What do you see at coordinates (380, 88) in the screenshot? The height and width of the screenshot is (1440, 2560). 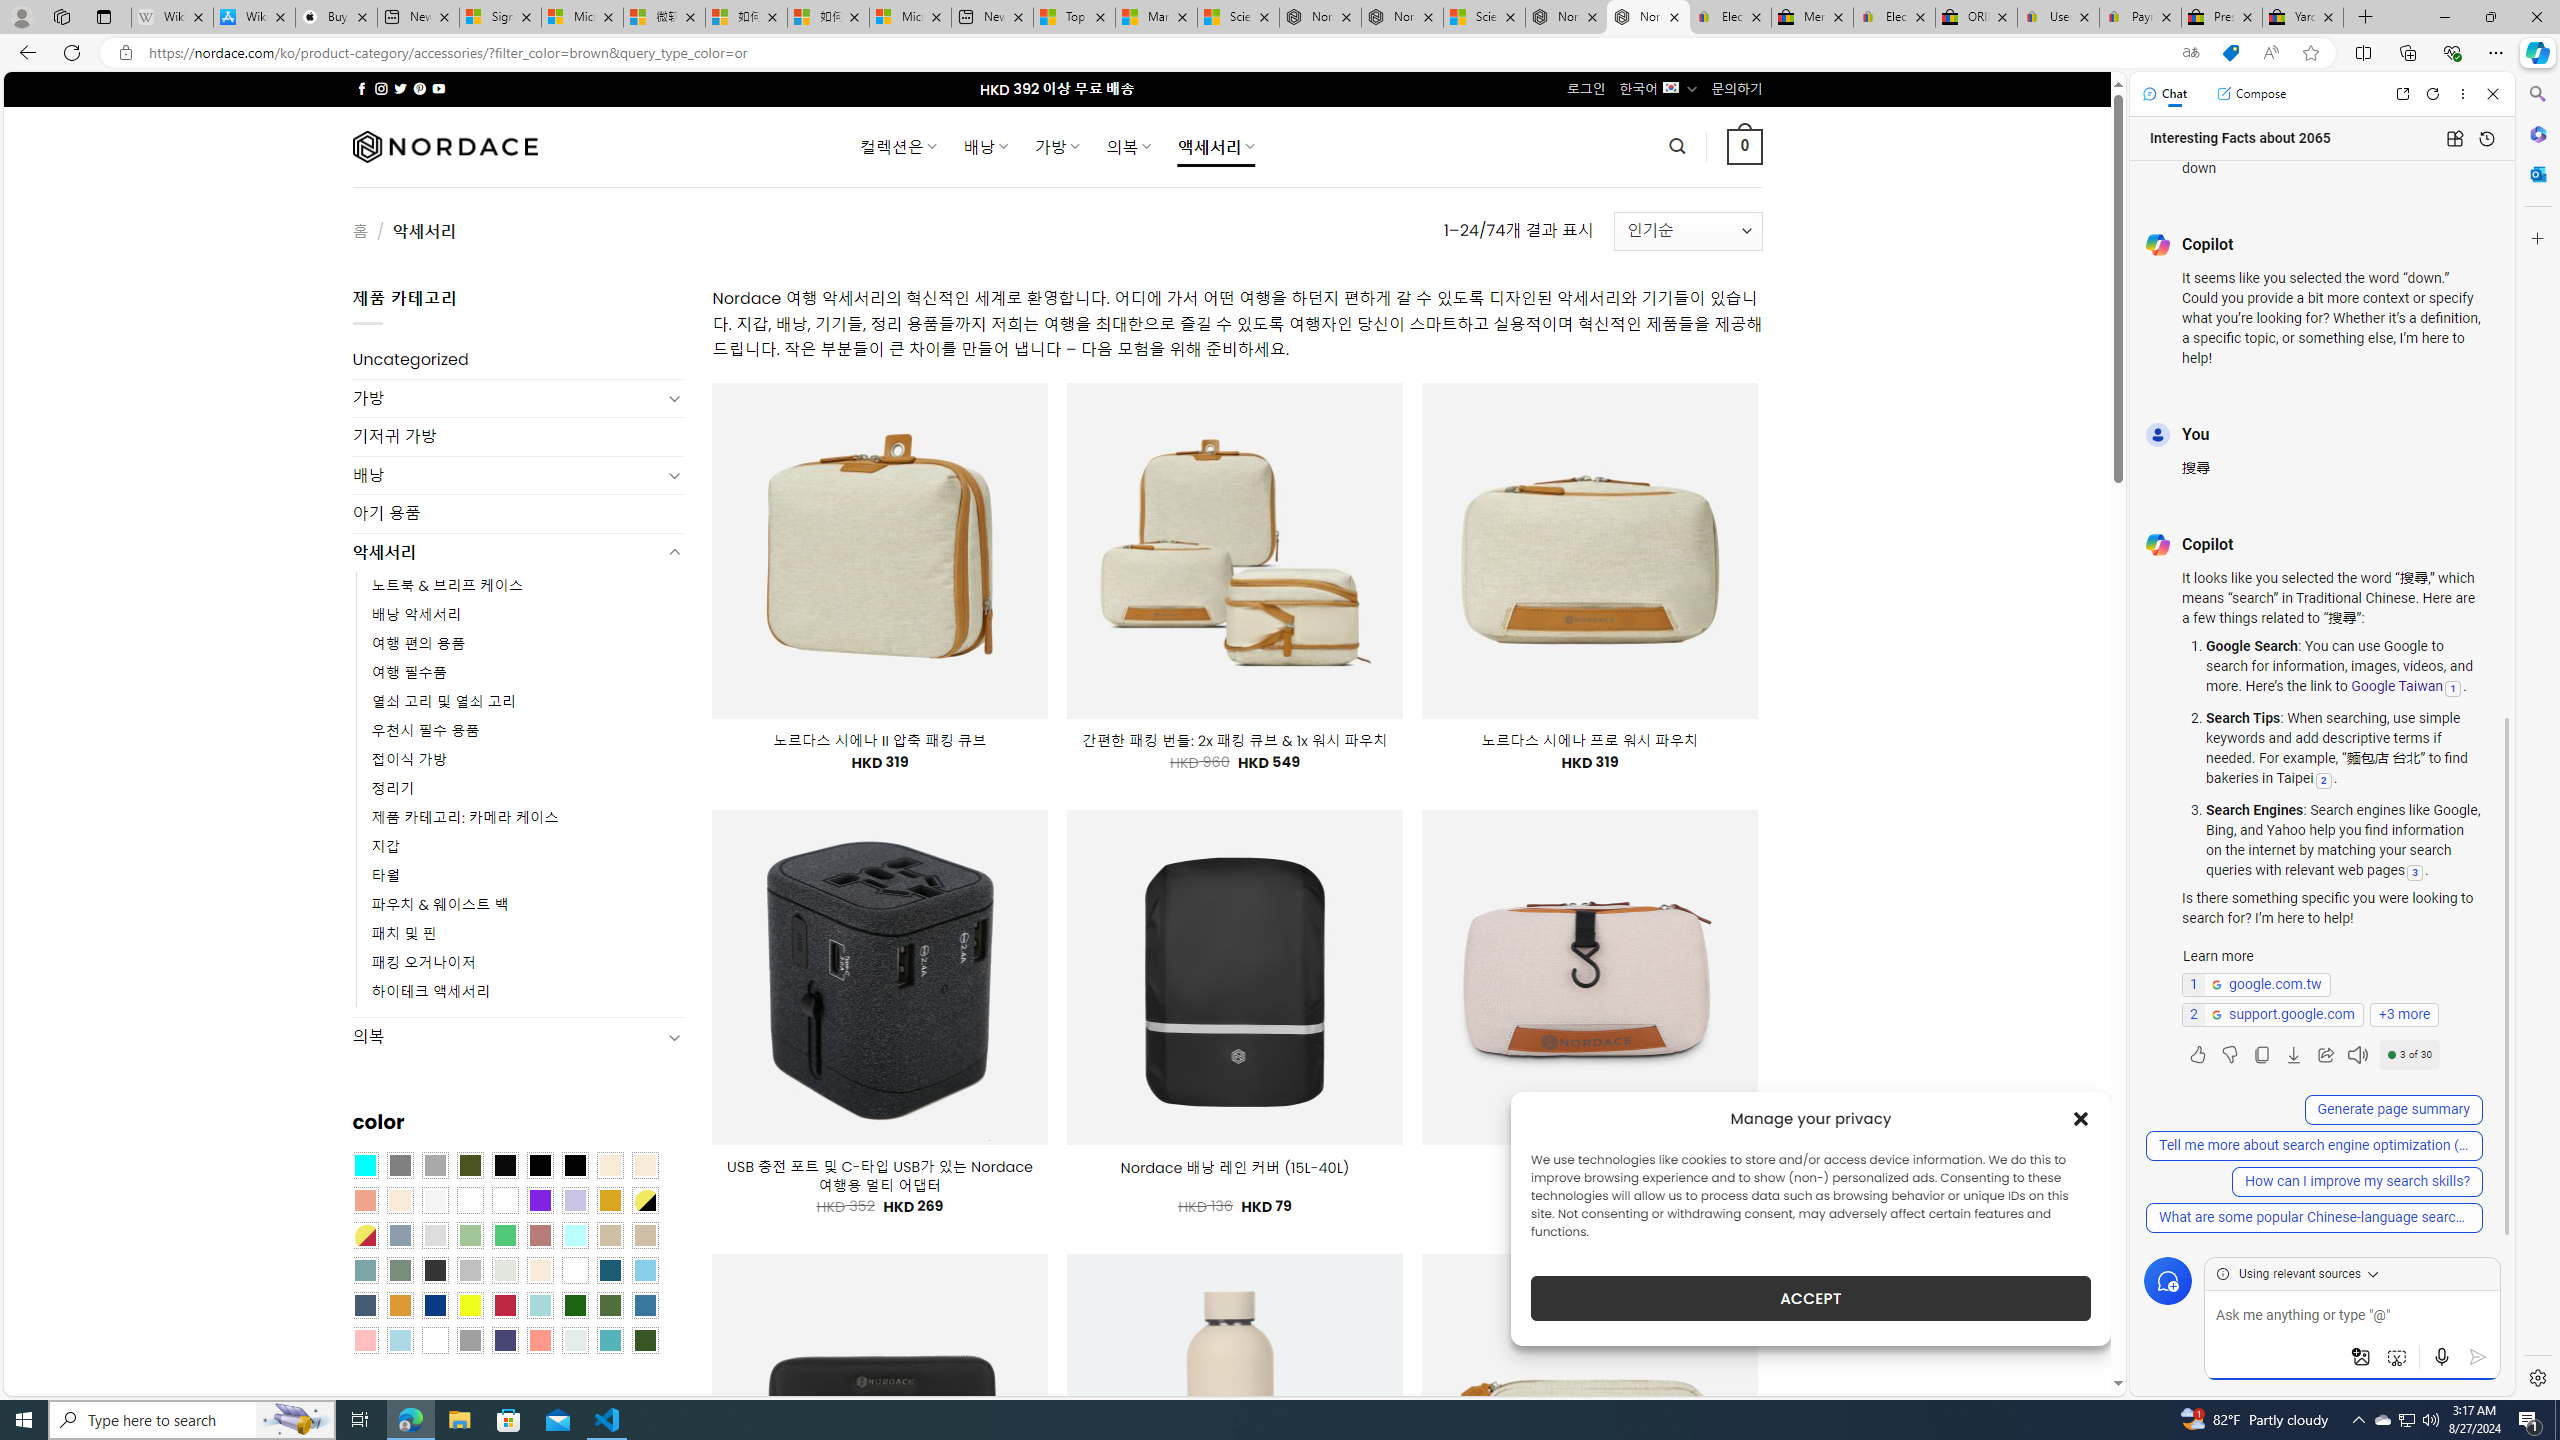 I see `'Follow on Instagram'` at bounding box center [380, 88].